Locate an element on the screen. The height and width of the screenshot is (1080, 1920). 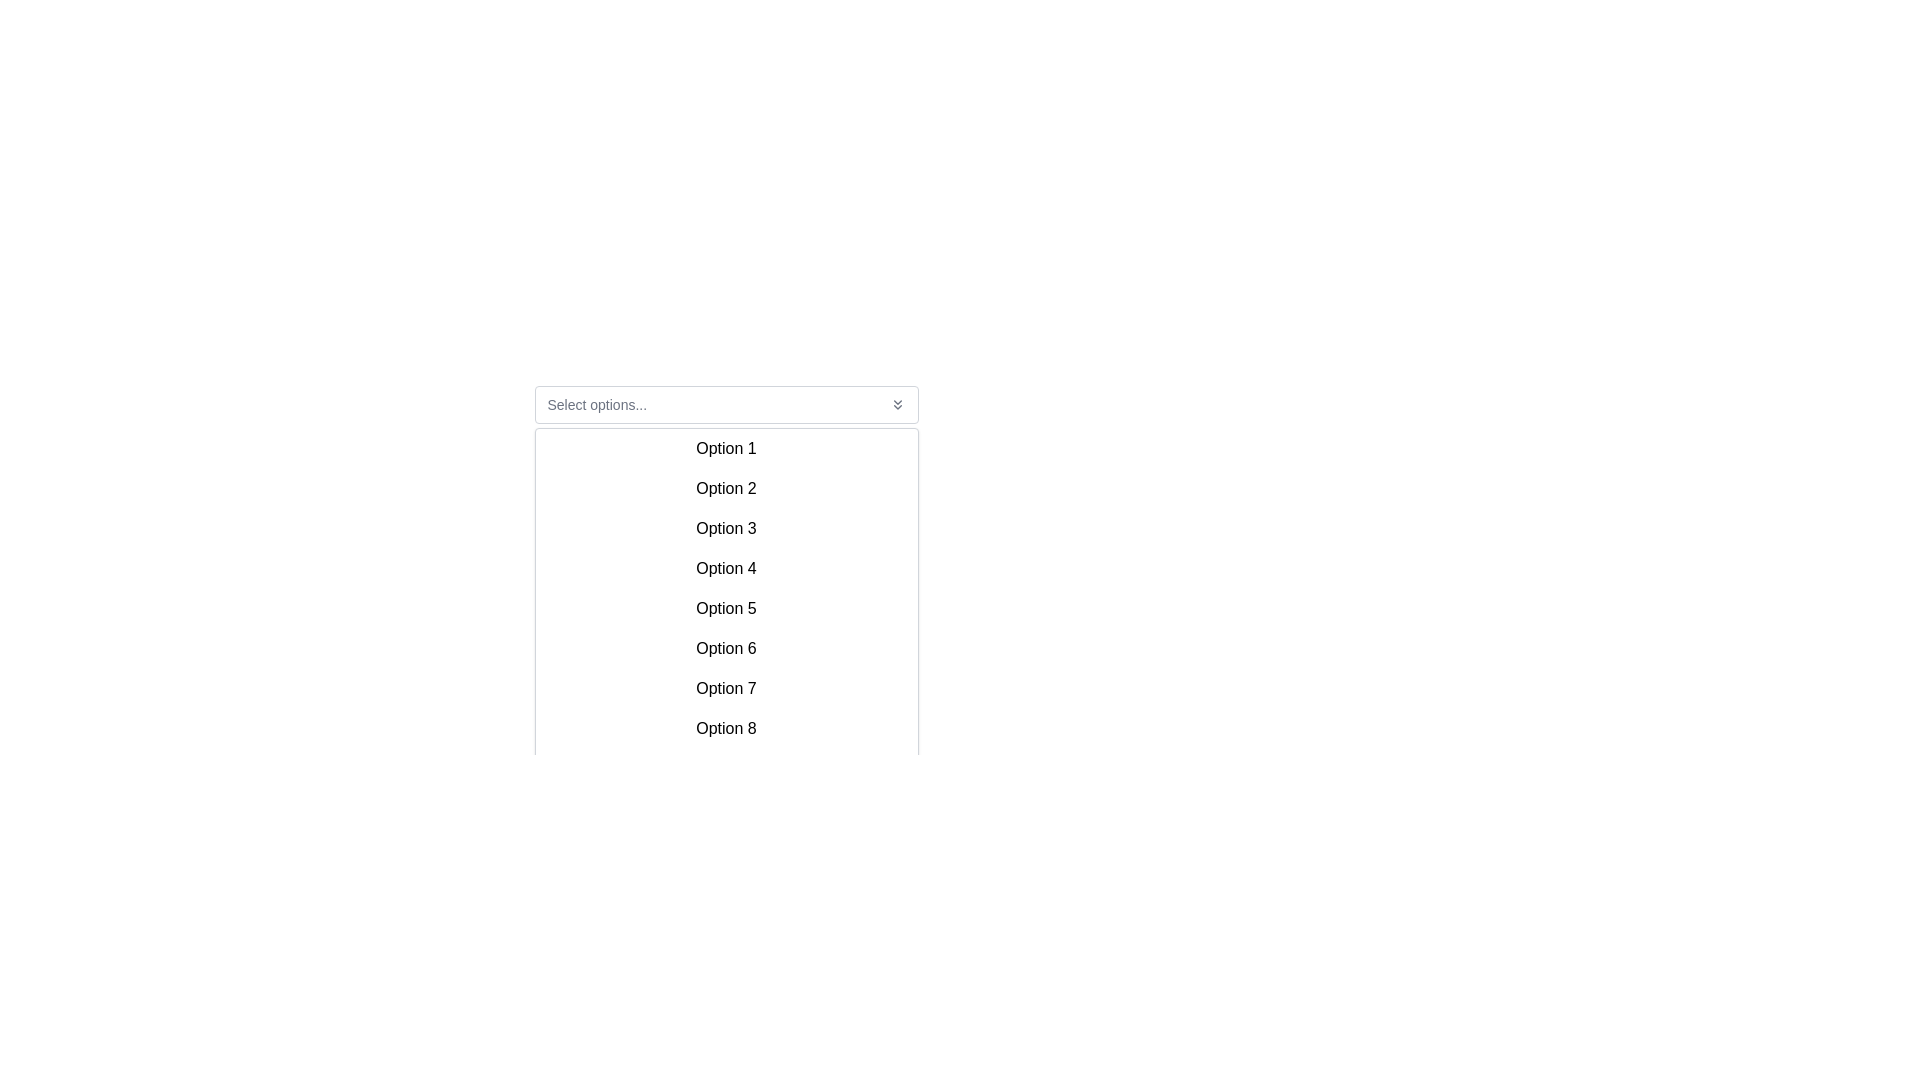
the icon consisting of two stacked downward chevrons at the far right edge of the dropdown is located at coordinates (896, 405).